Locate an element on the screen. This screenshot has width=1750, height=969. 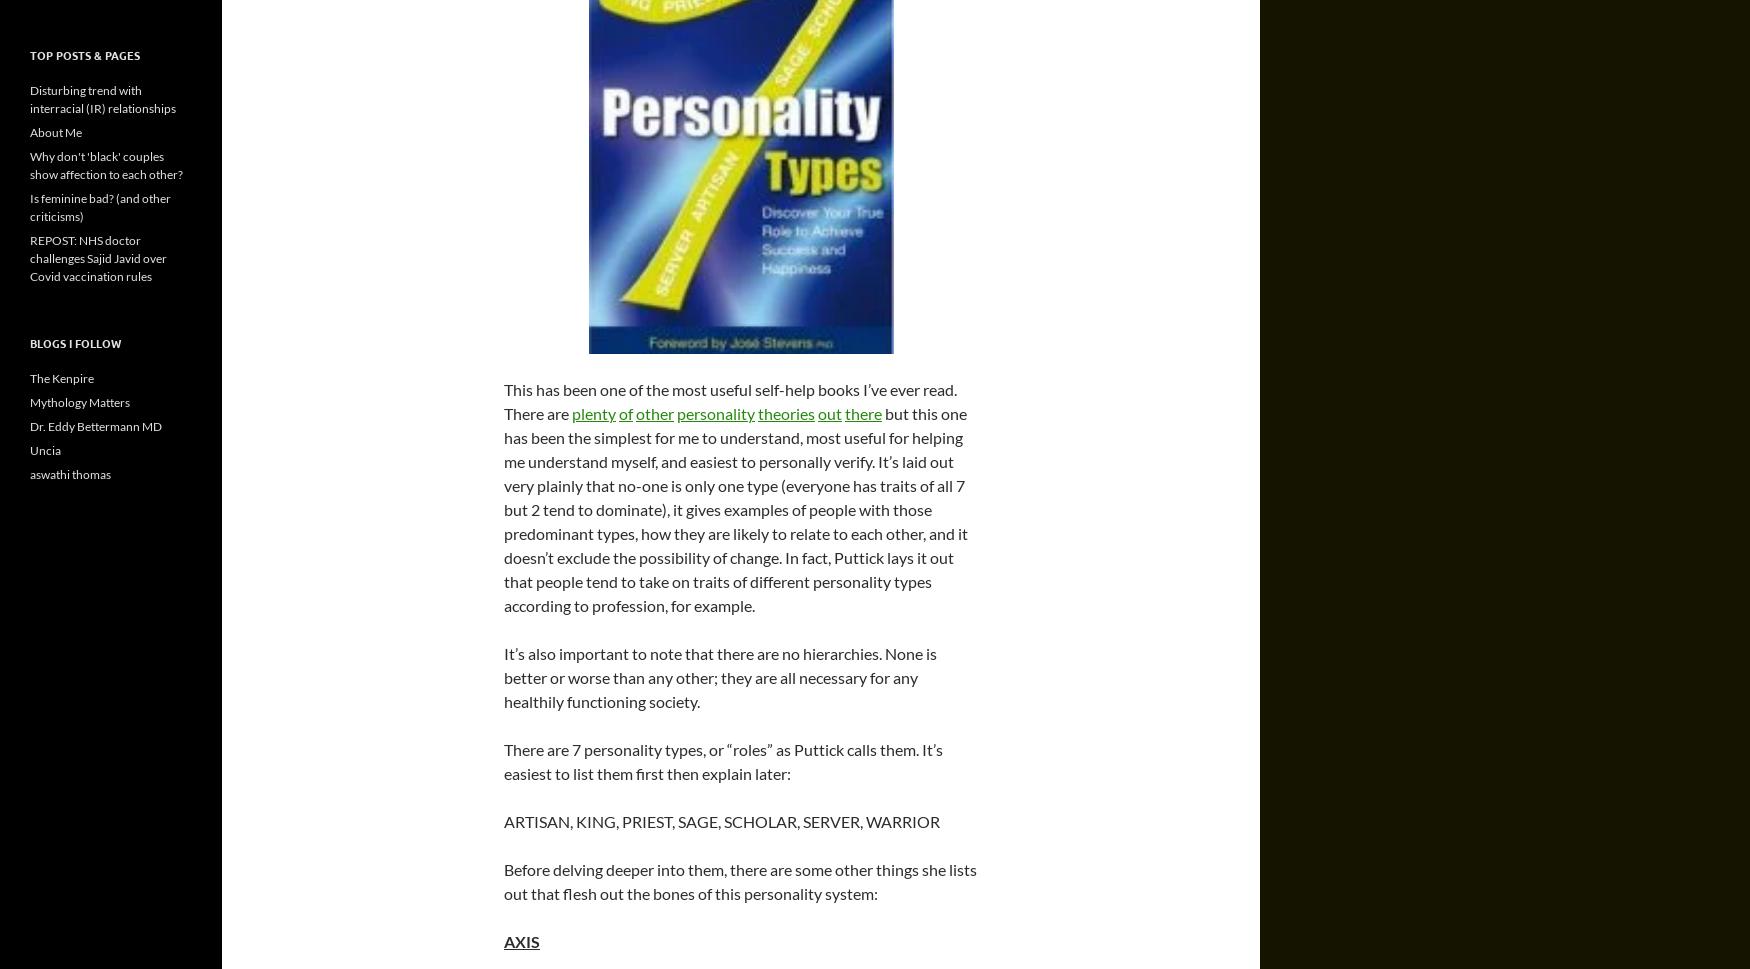
'there' is located at coordinates (863, 412).